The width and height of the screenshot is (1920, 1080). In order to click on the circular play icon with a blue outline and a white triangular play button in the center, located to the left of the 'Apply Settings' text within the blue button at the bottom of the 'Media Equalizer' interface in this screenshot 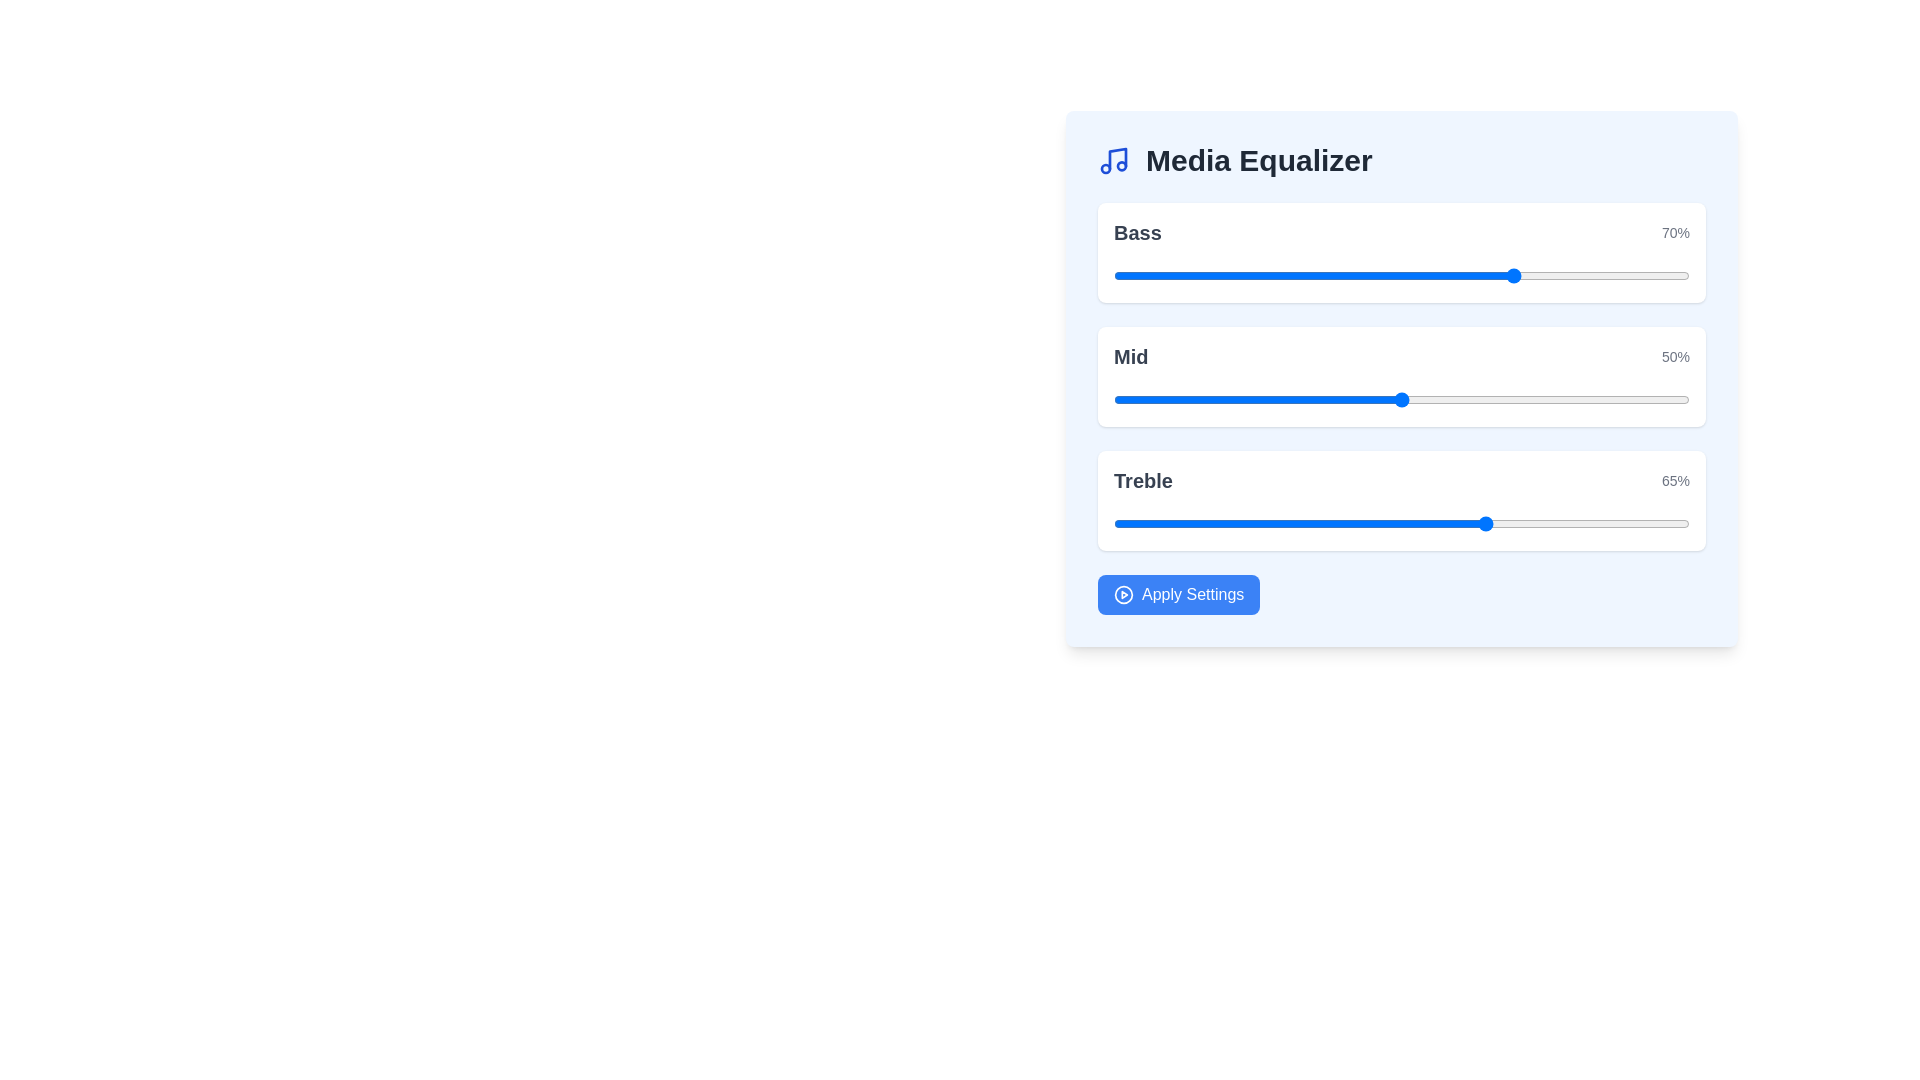, I will do `click(1123, 593)`.